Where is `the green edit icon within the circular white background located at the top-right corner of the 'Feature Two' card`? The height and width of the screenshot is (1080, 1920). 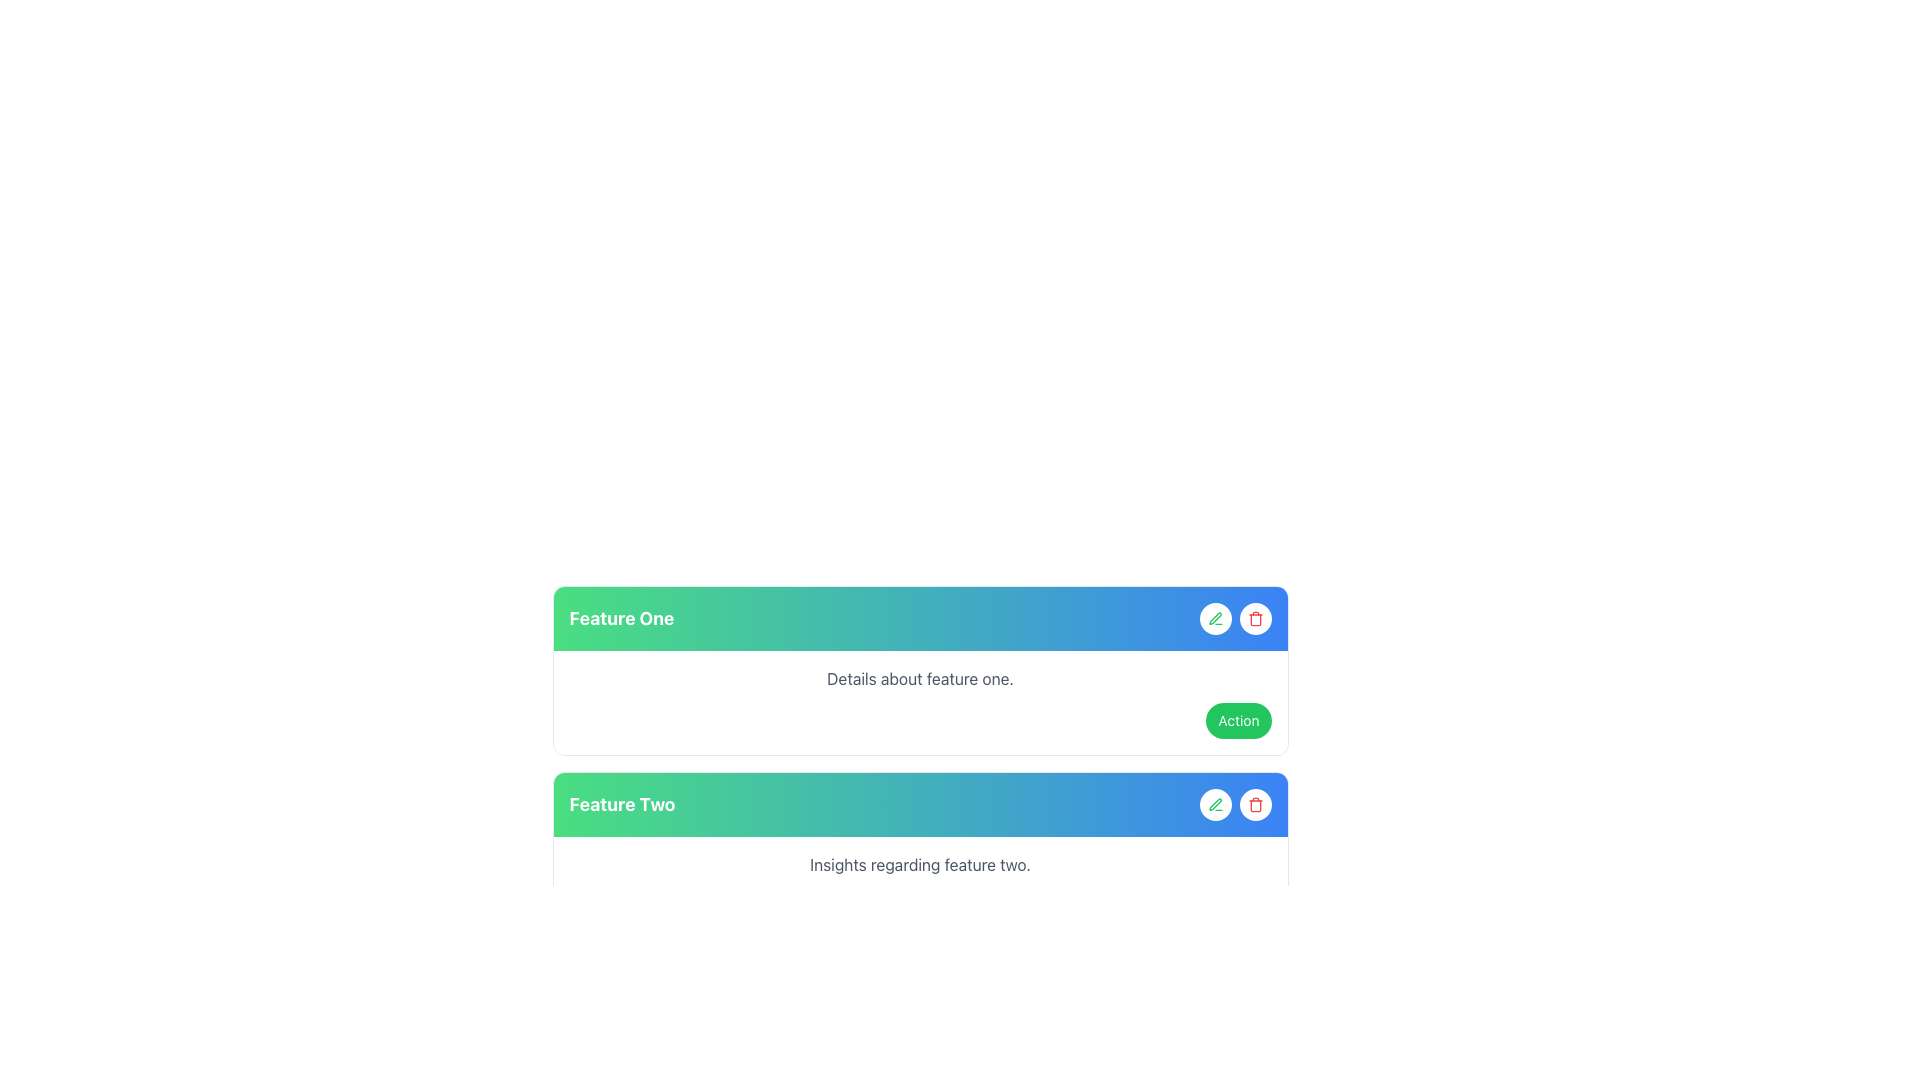 the green edit icon within the circular white background located at the top-right corner of the 'Feature Two' card is located at coordinates (1214, 617).